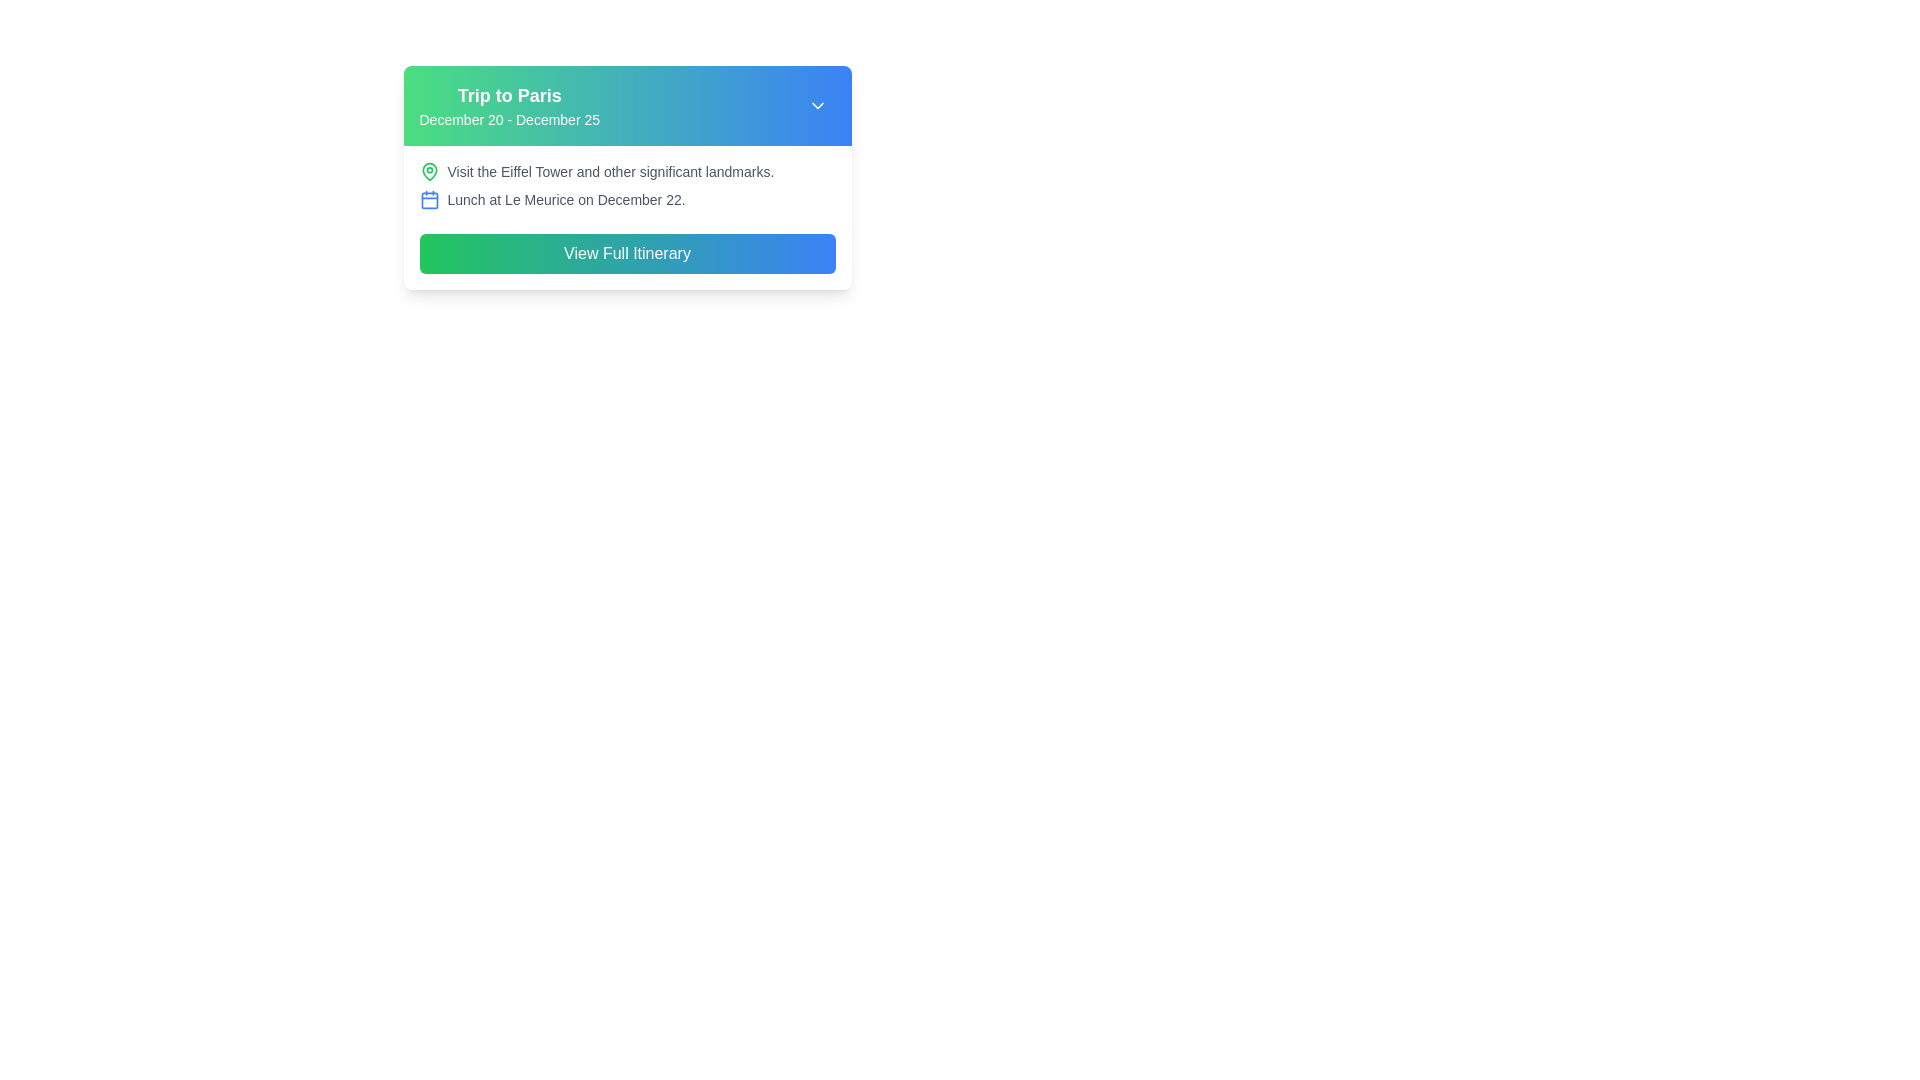 This screenshot has height=1080, width=1920. What do you see at coordinates (626, 253) in the screenshot?
I see `the 'View Full Itinerary' button, which is a rounded rectangular button with a gradient background from green to blue, located at the bottom of the 'Trip to Paris' card section` at bounding box center [626, 253].